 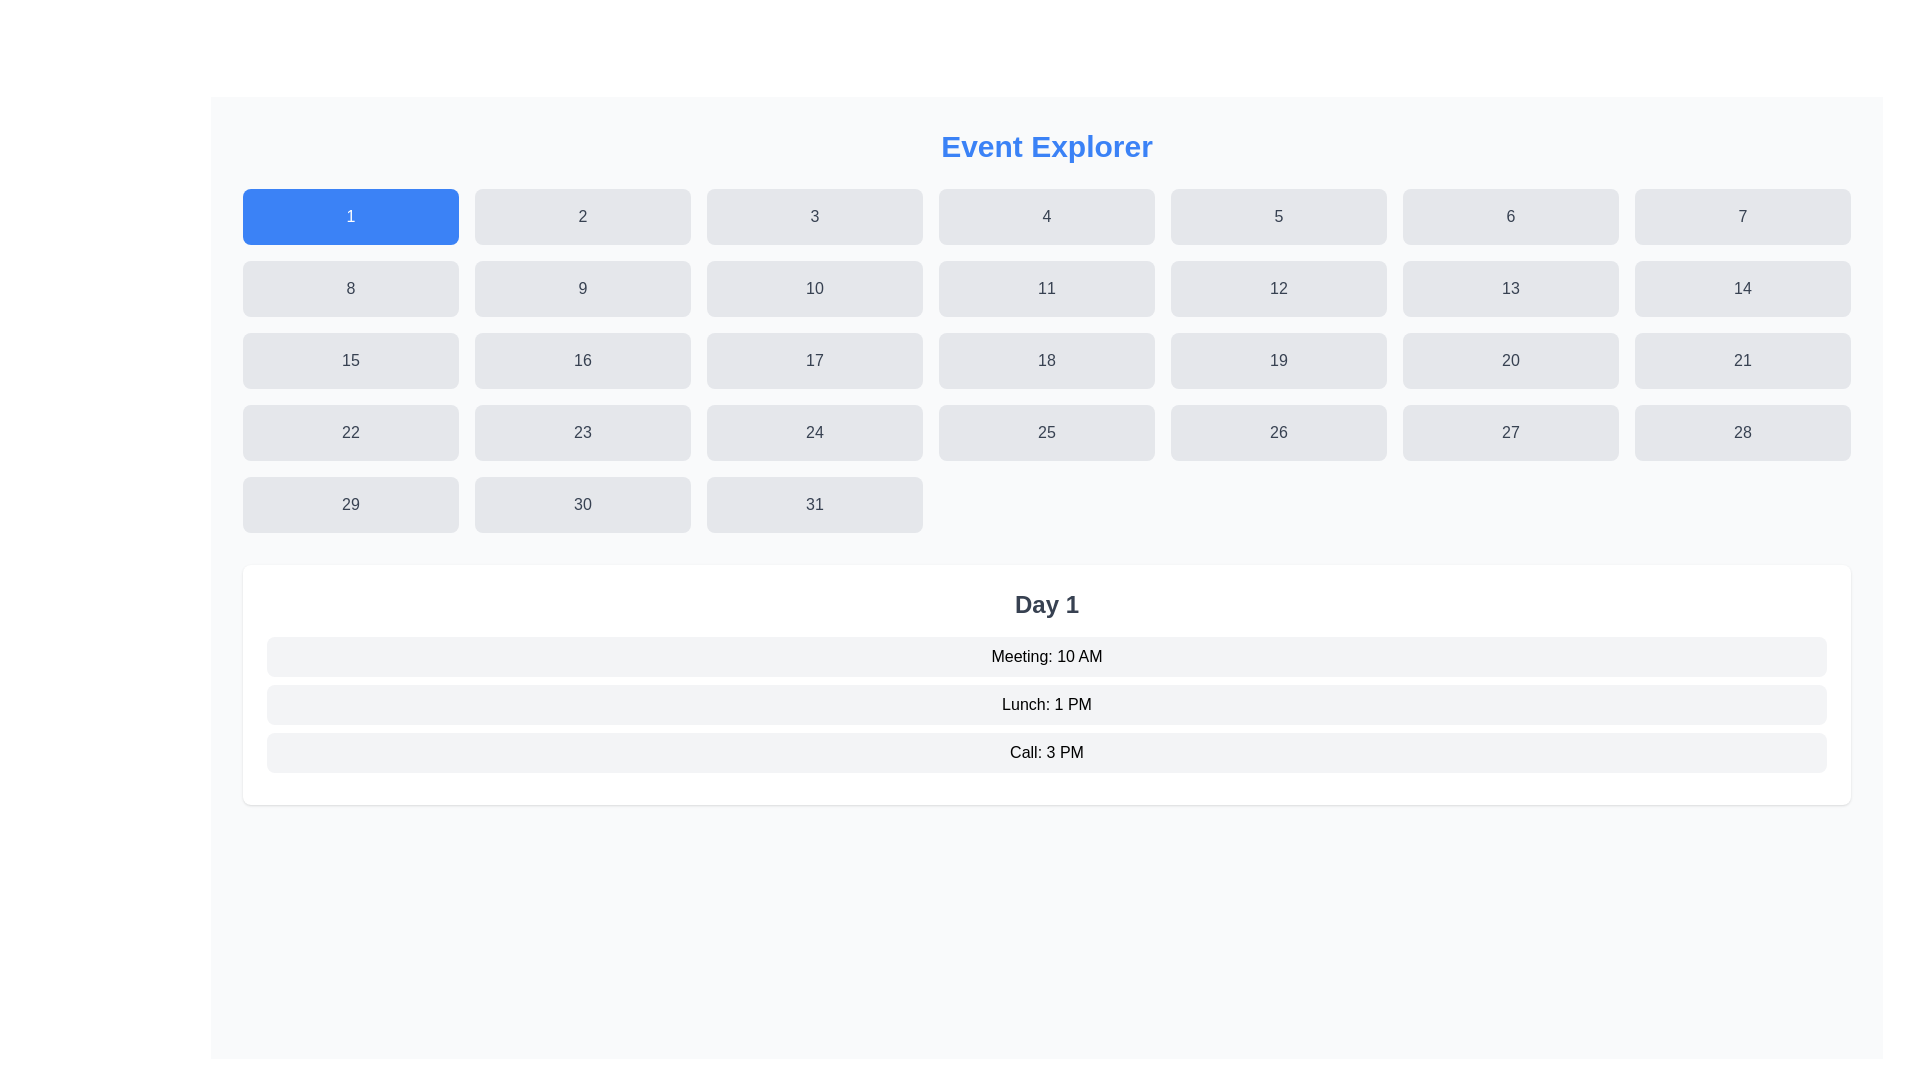 What do you see at coordinates (350, 431) in the screenshot?
I see `the button located in the fourth row and first column of the grid to activate hover effects` at bounding box center [350, 431].